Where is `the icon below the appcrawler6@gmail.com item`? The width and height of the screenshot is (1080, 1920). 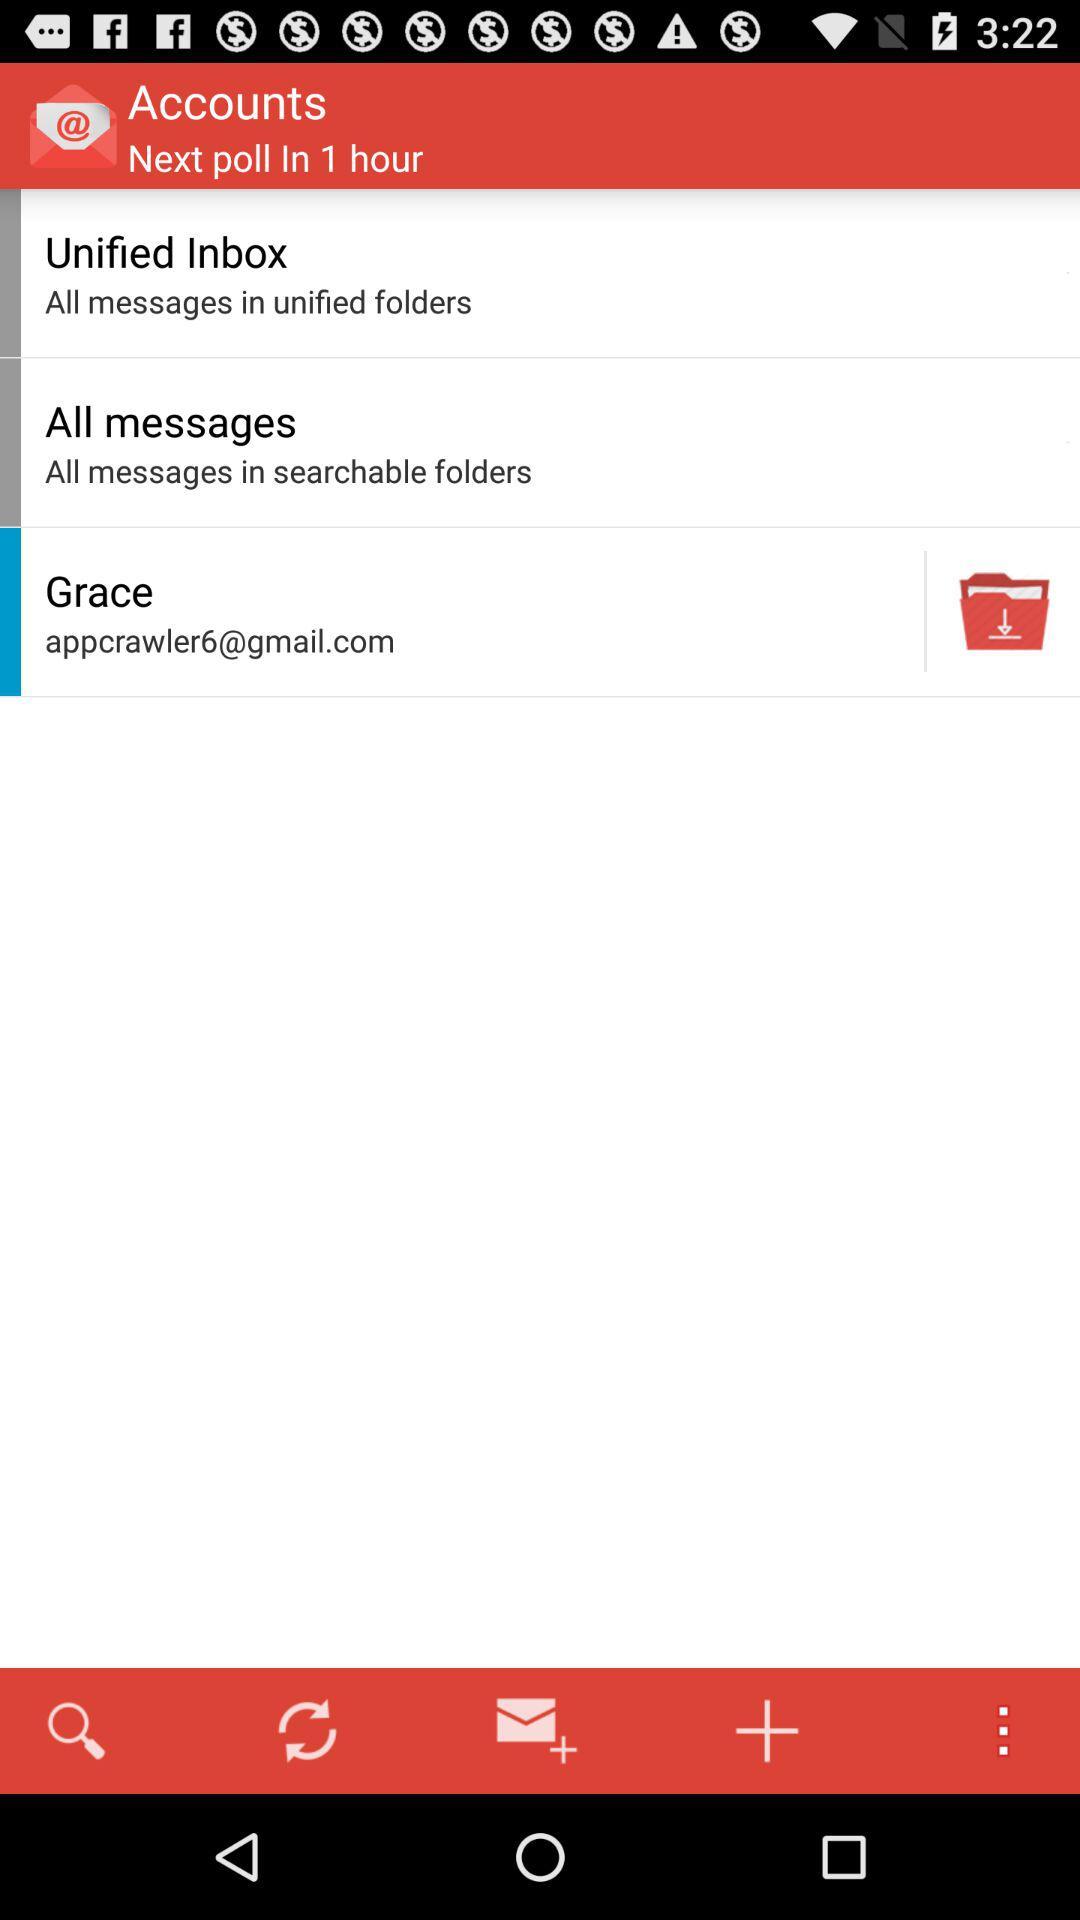
the icon below the appcrawler6@gmail.com item is located at coordinates (307, 1730).